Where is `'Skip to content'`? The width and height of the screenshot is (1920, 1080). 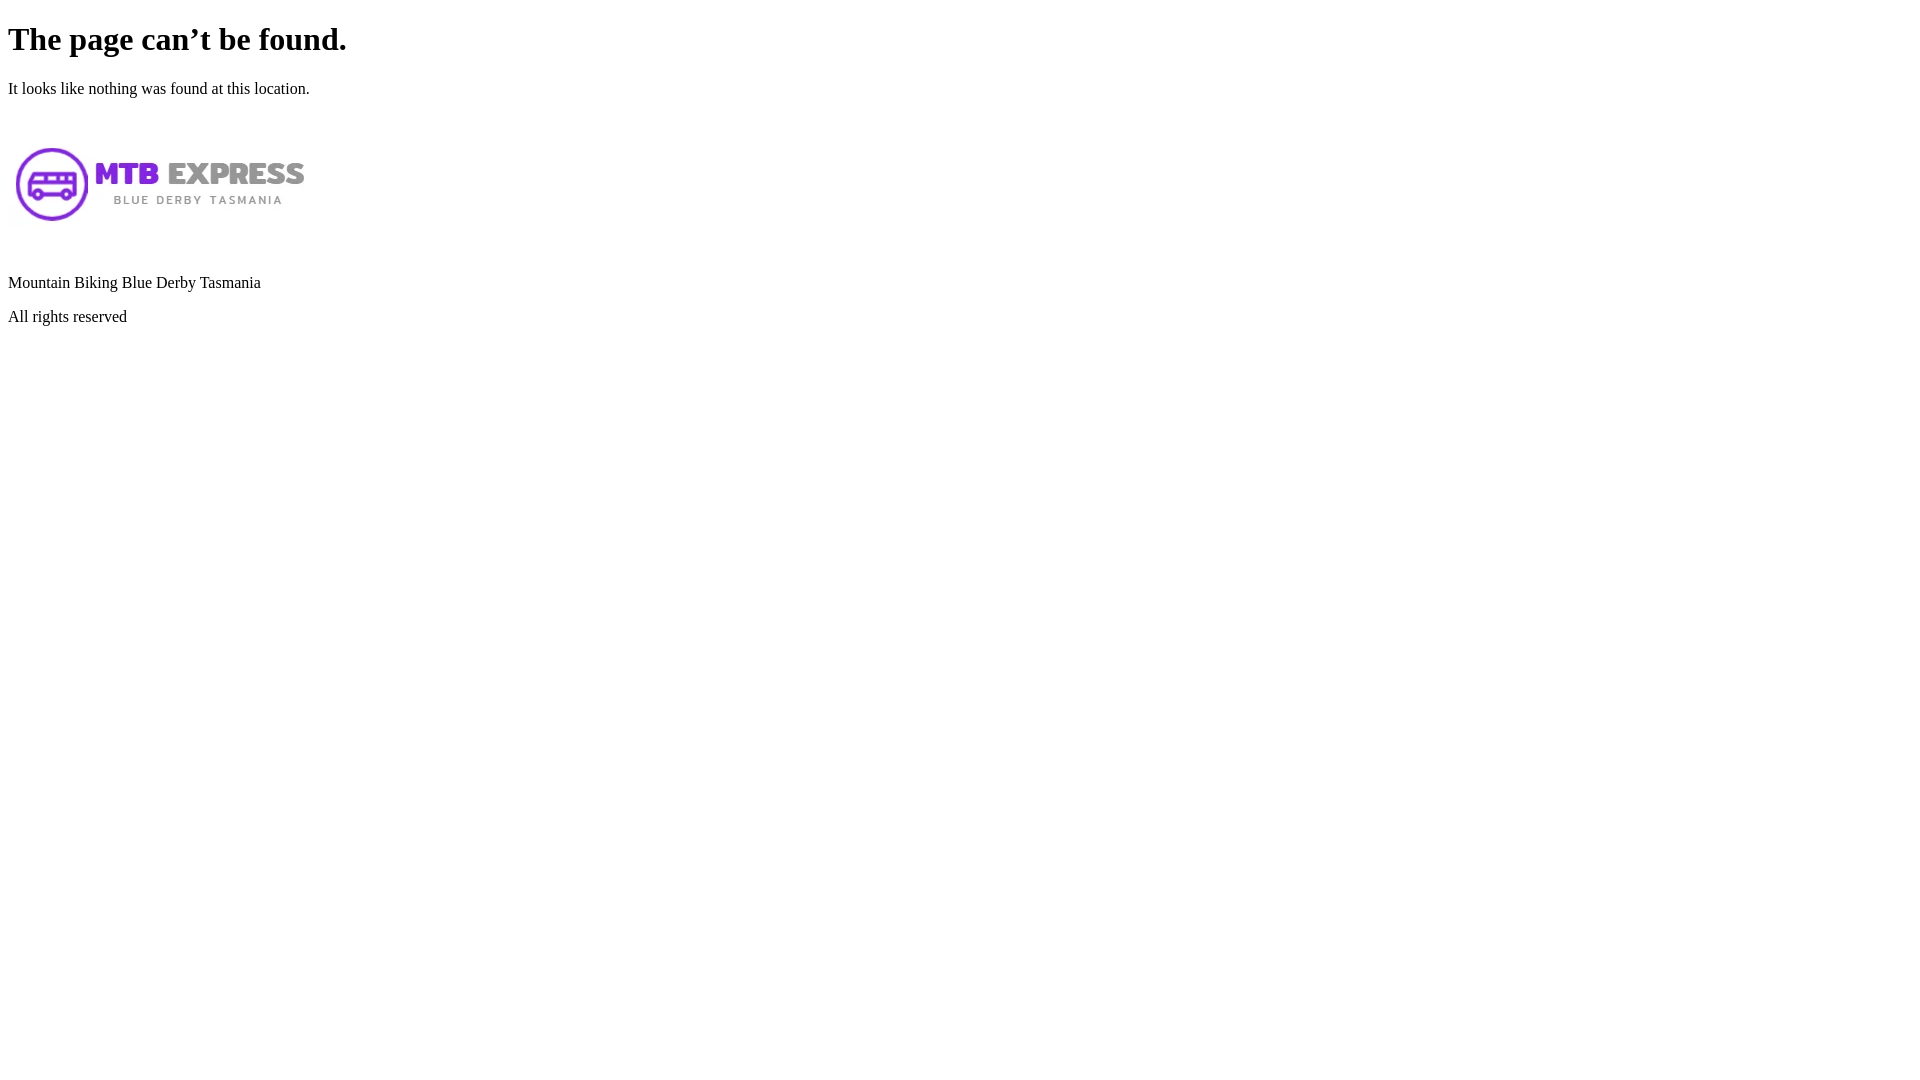 'Skip to content' is located at coordinates (7, 20).